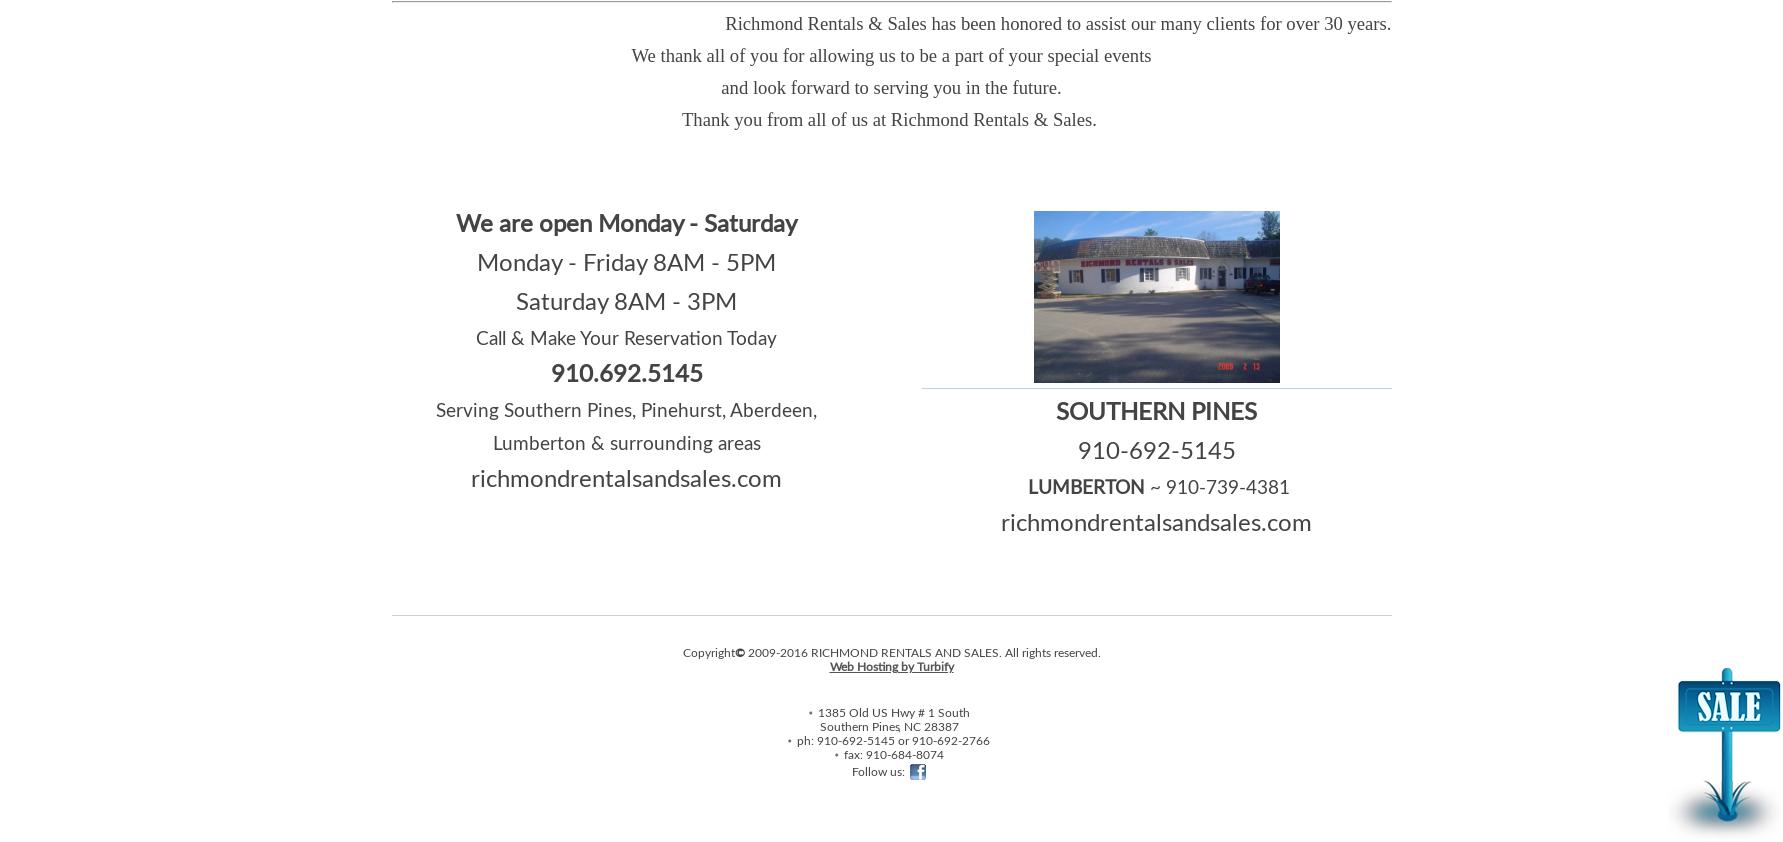 The width and height of the screenshot is (1783, 842). Describe the element at coordinates (1155, 411) in the screenshot. I see `'SOUTHERN PINES'` at that location.